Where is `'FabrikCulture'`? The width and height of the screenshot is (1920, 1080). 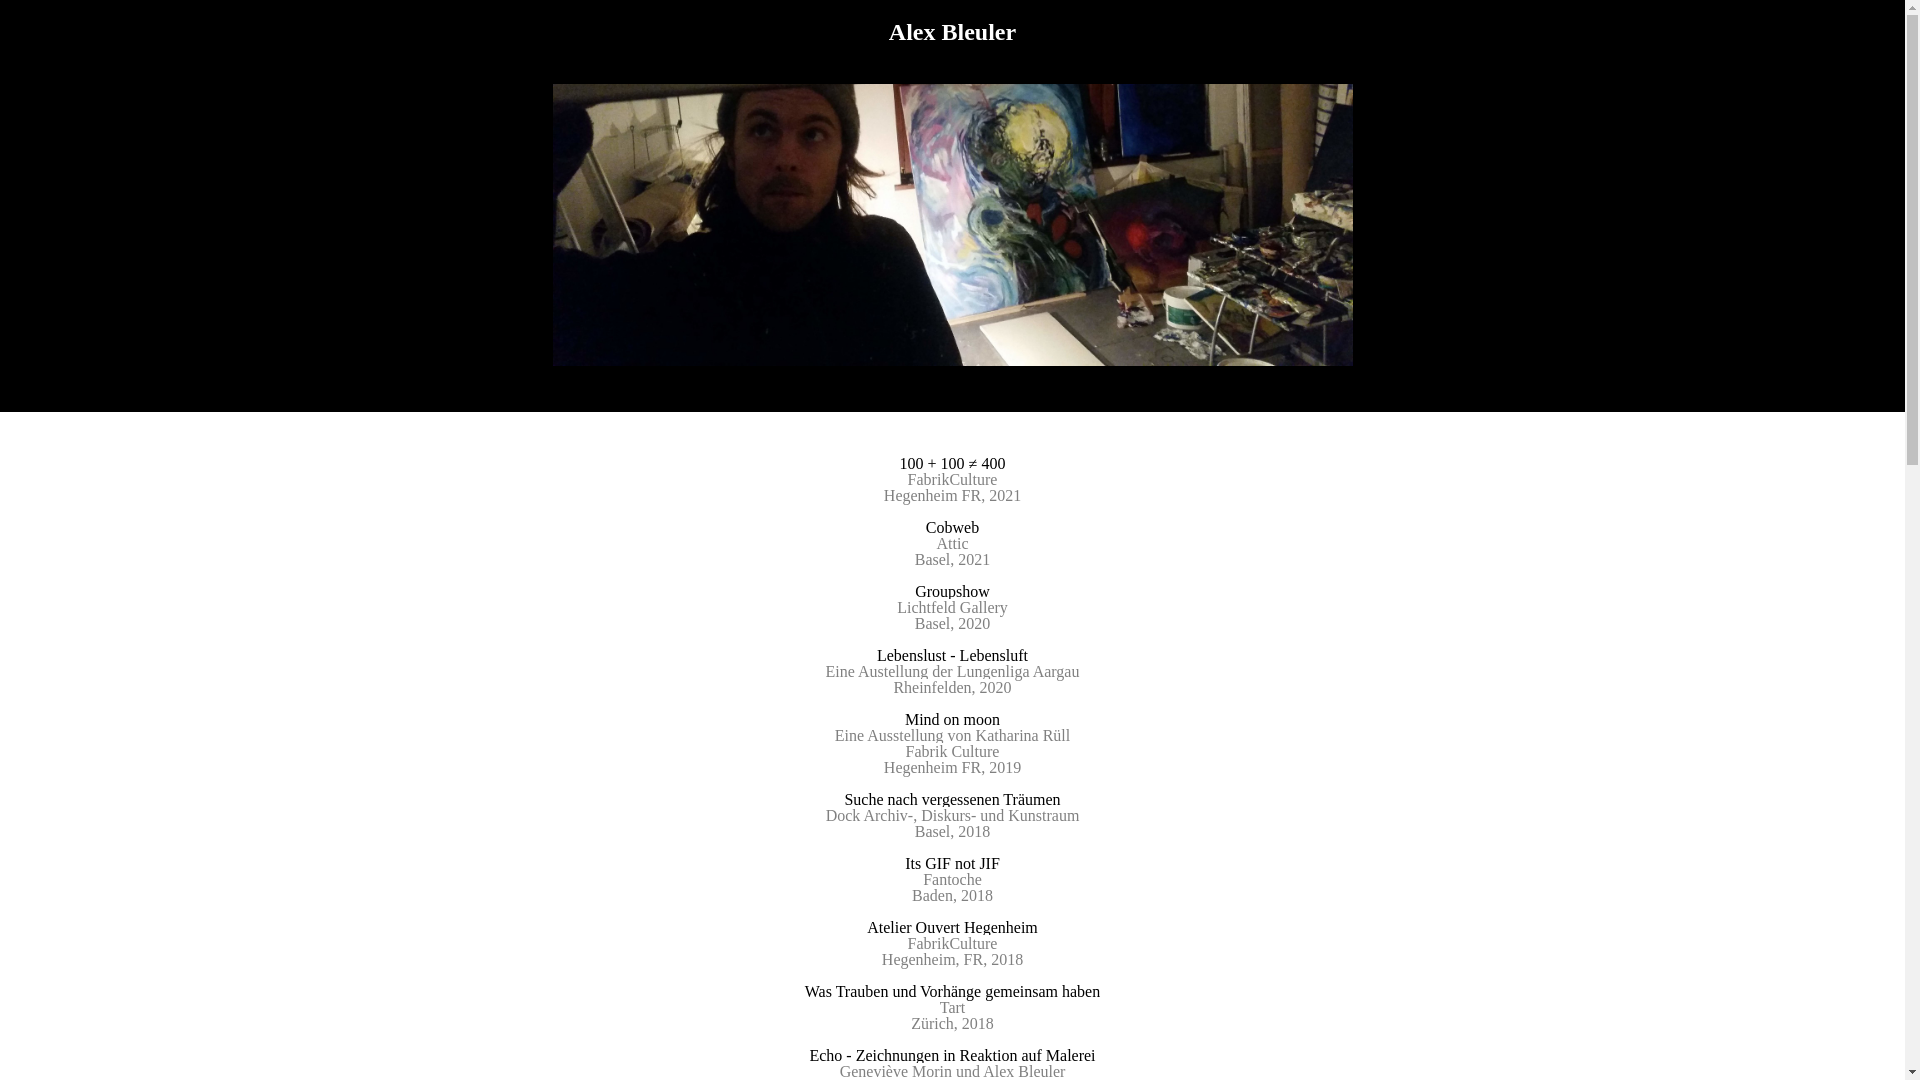 'FabrikCulture' is located at coordinates (952, 479).